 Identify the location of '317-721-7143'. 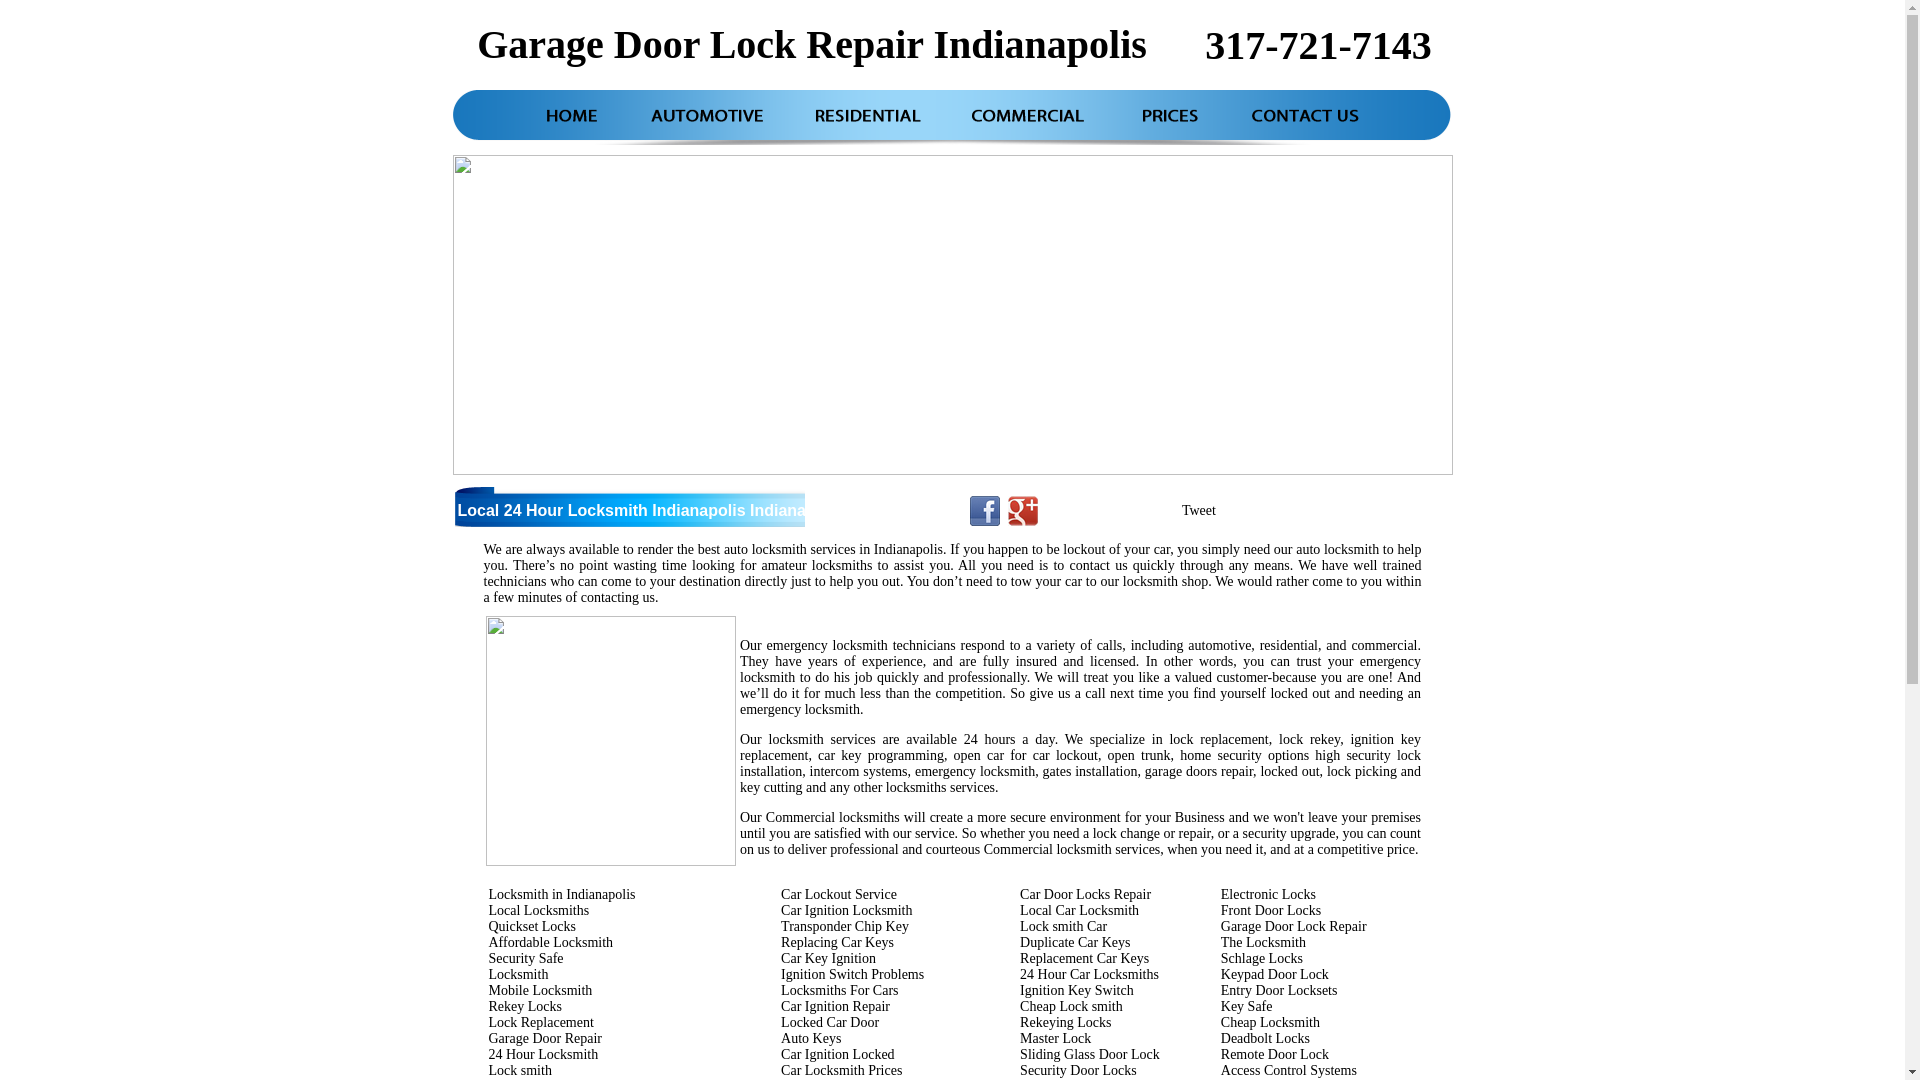
(1318, 45).